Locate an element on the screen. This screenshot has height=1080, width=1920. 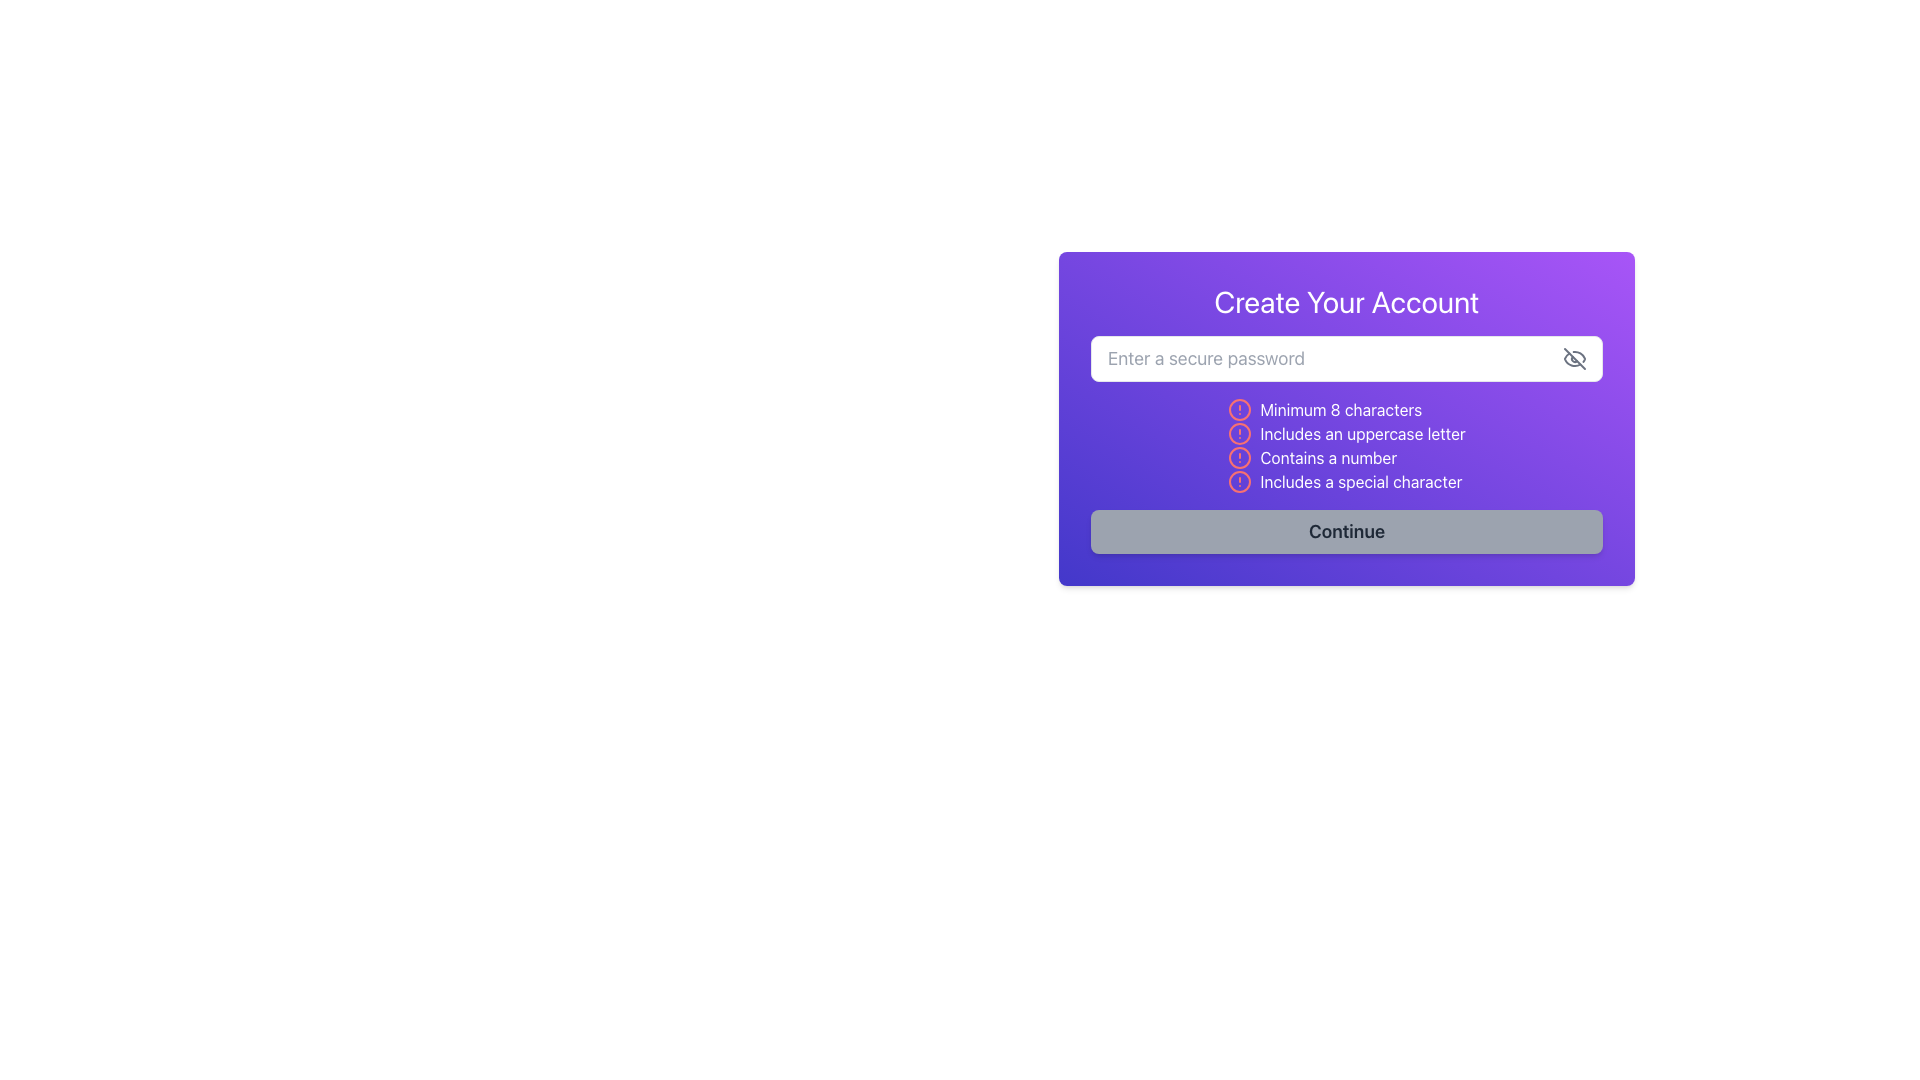
the informational list displaying password requirements, located below the password input field and above the 'Continue' button in the 'Create Your Account' form is located at coordinates (1347, 445).